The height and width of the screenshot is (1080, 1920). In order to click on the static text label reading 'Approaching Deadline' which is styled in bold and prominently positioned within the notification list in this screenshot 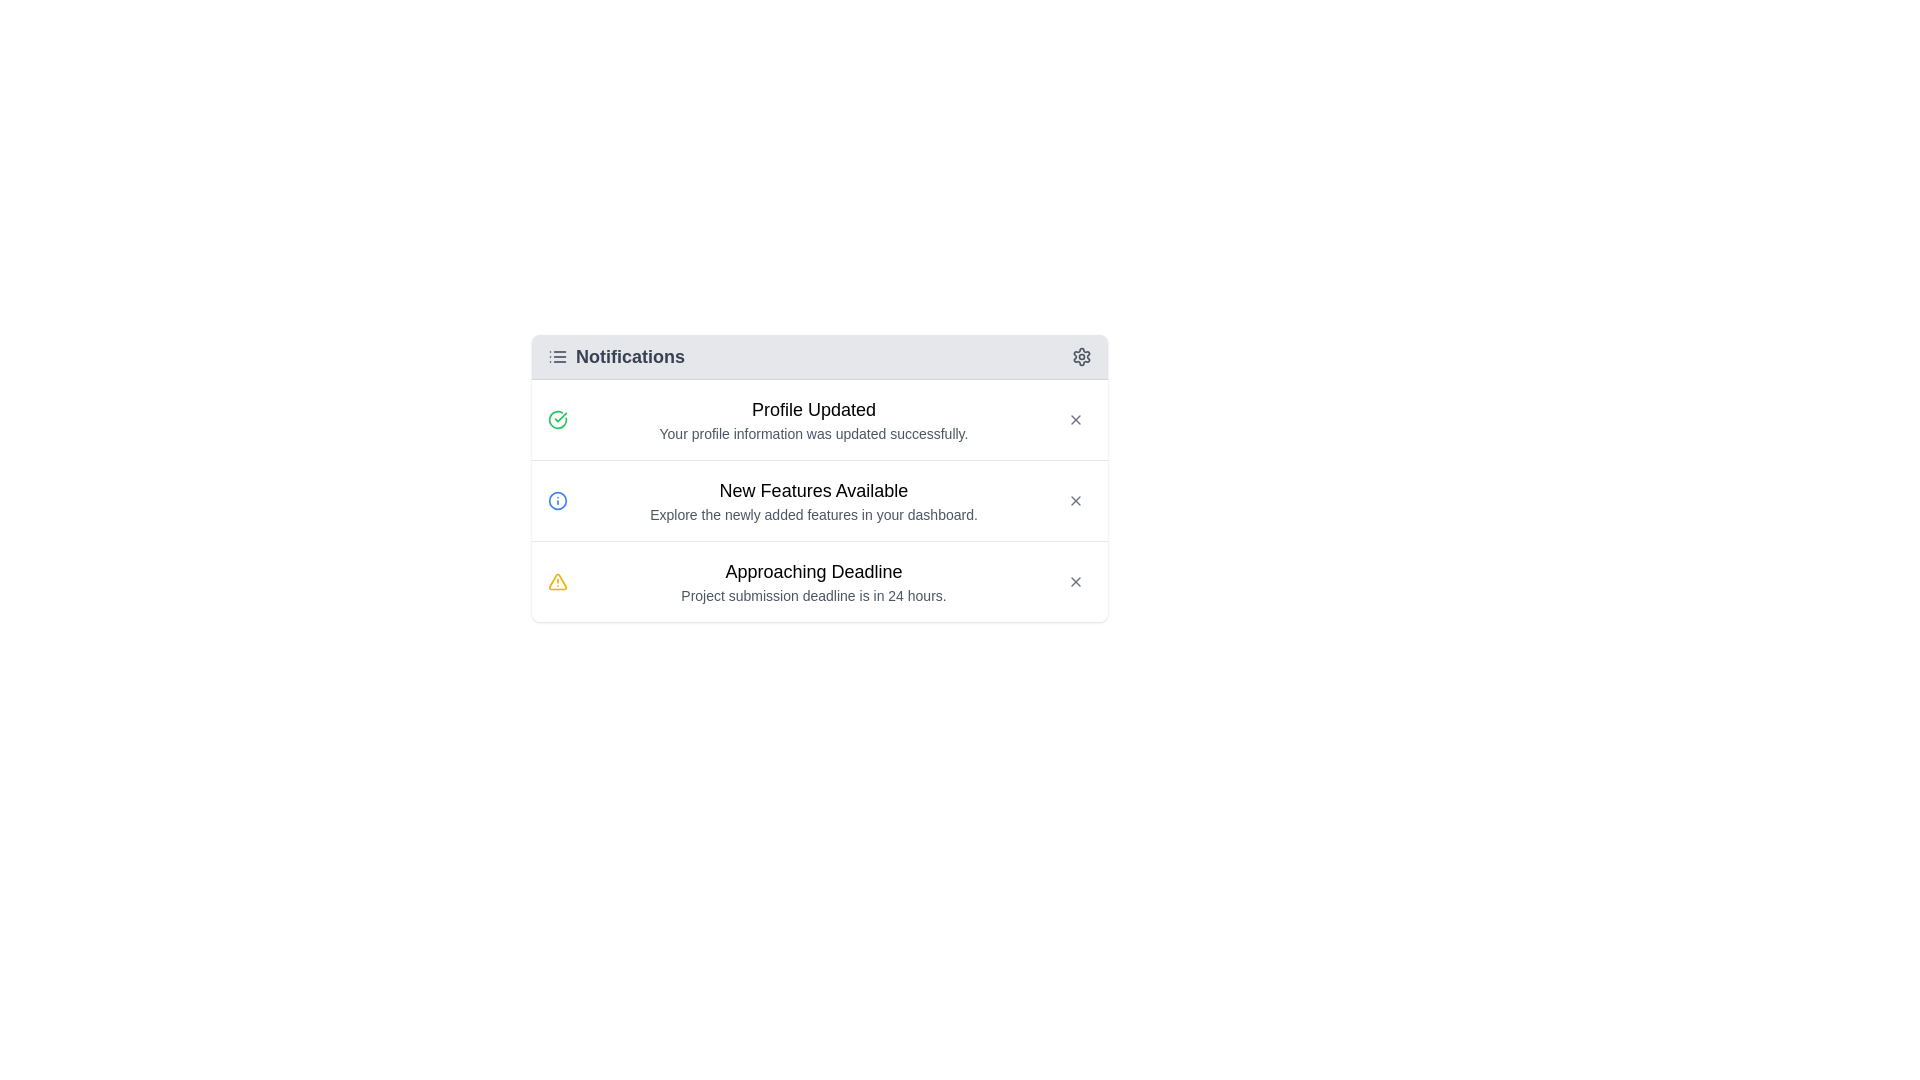, I will do `click(814, 571)`.